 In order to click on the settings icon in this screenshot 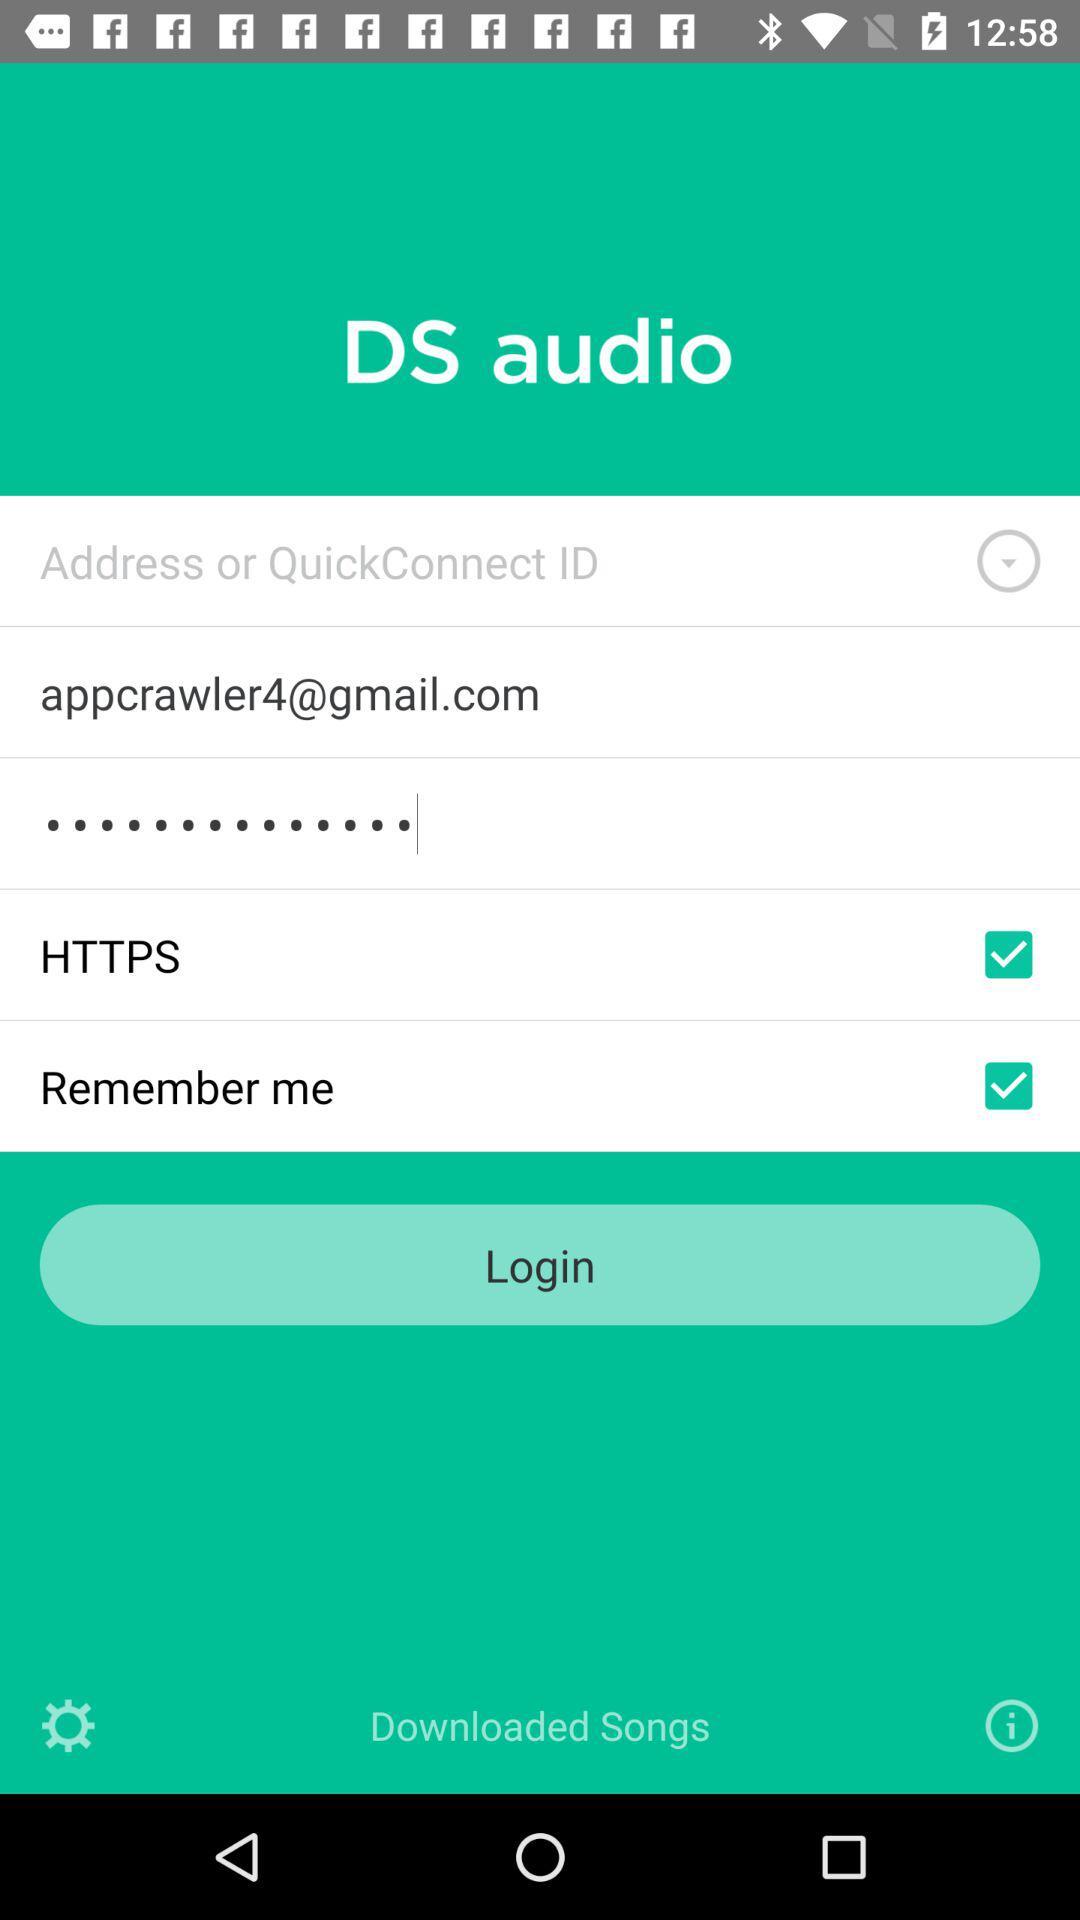, I will do `click(67, 1724)`.